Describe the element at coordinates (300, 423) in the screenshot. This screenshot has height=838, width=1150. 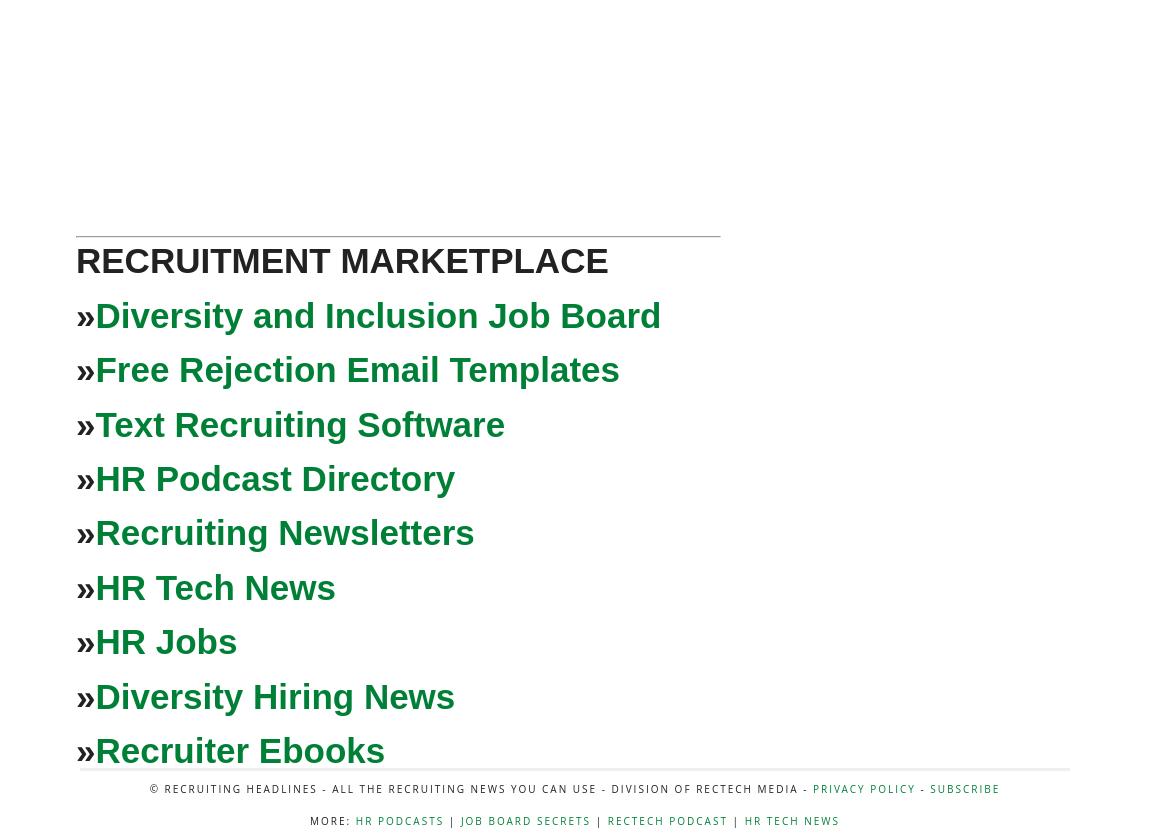
I see `'Text Recruiting Software'` at that location.